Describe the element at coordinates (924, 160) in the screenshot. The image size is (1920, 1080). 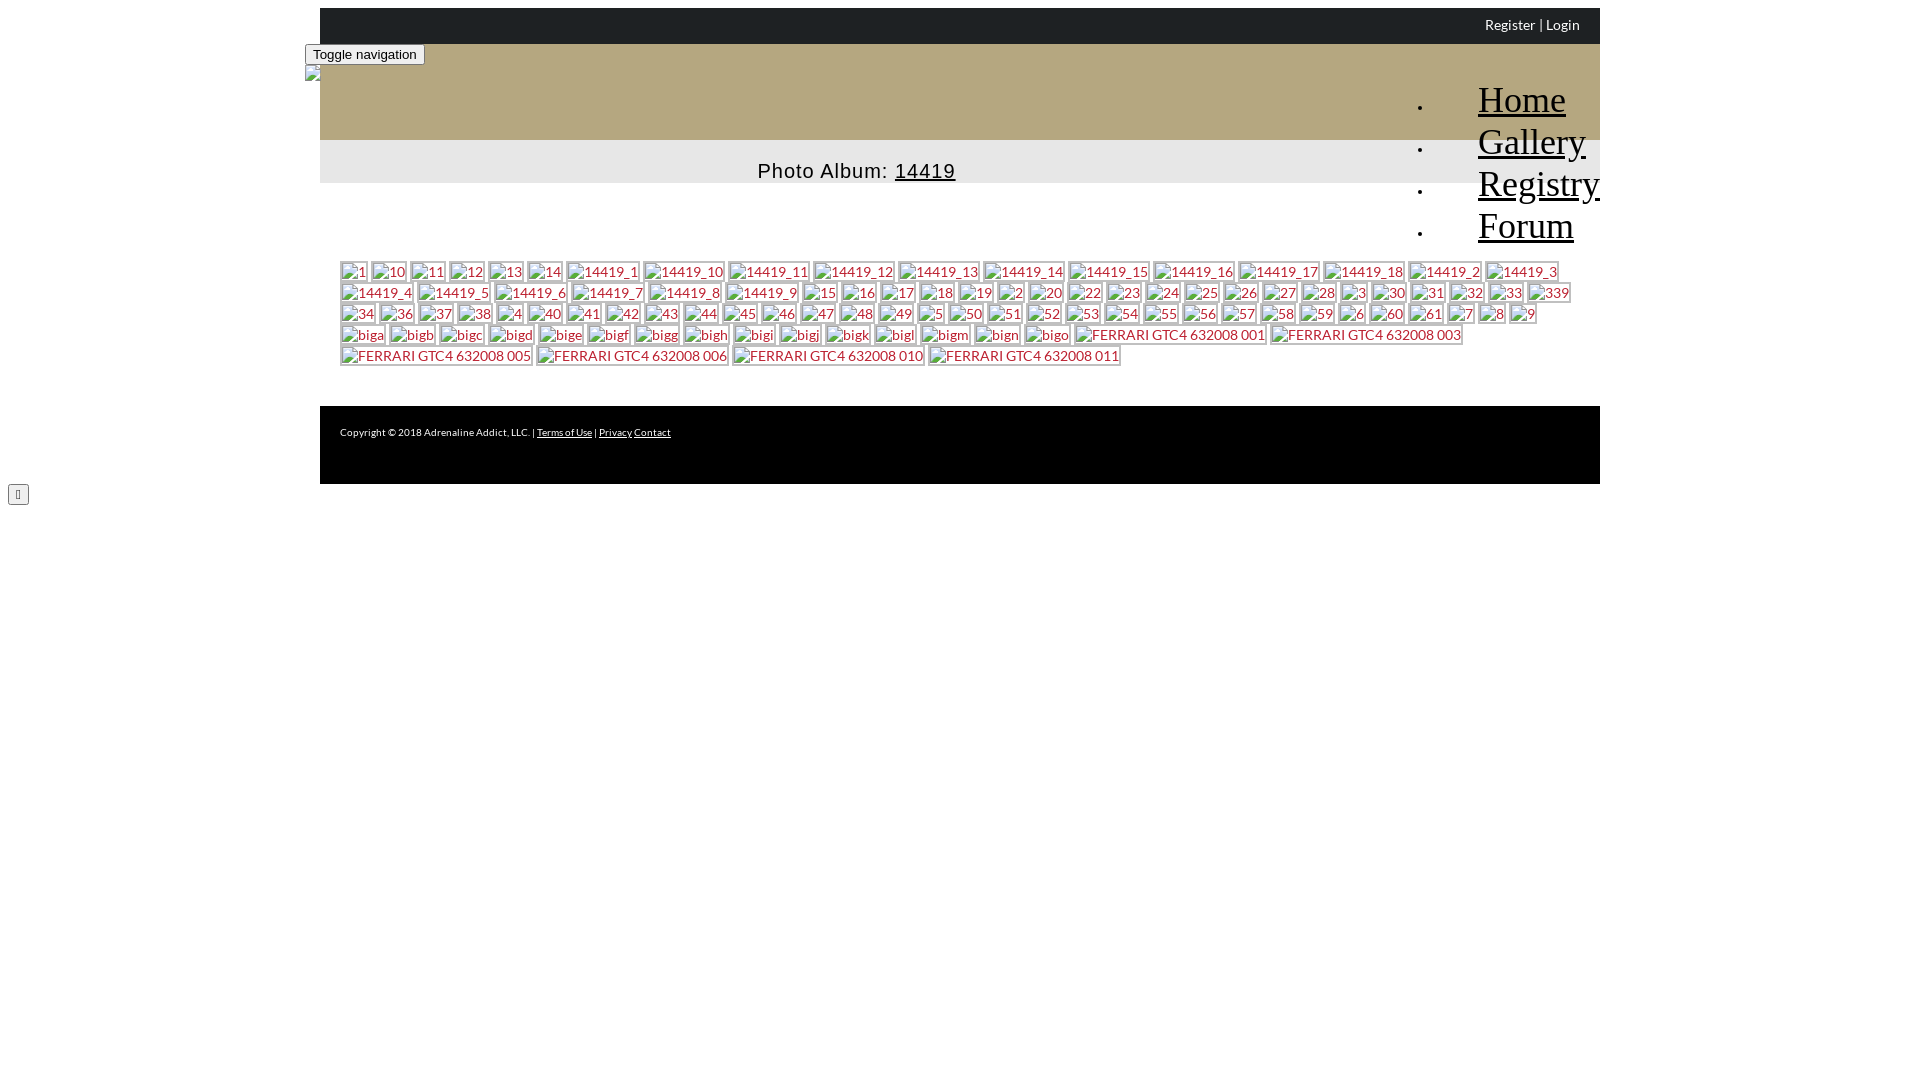
I see `'14419'` at that location.